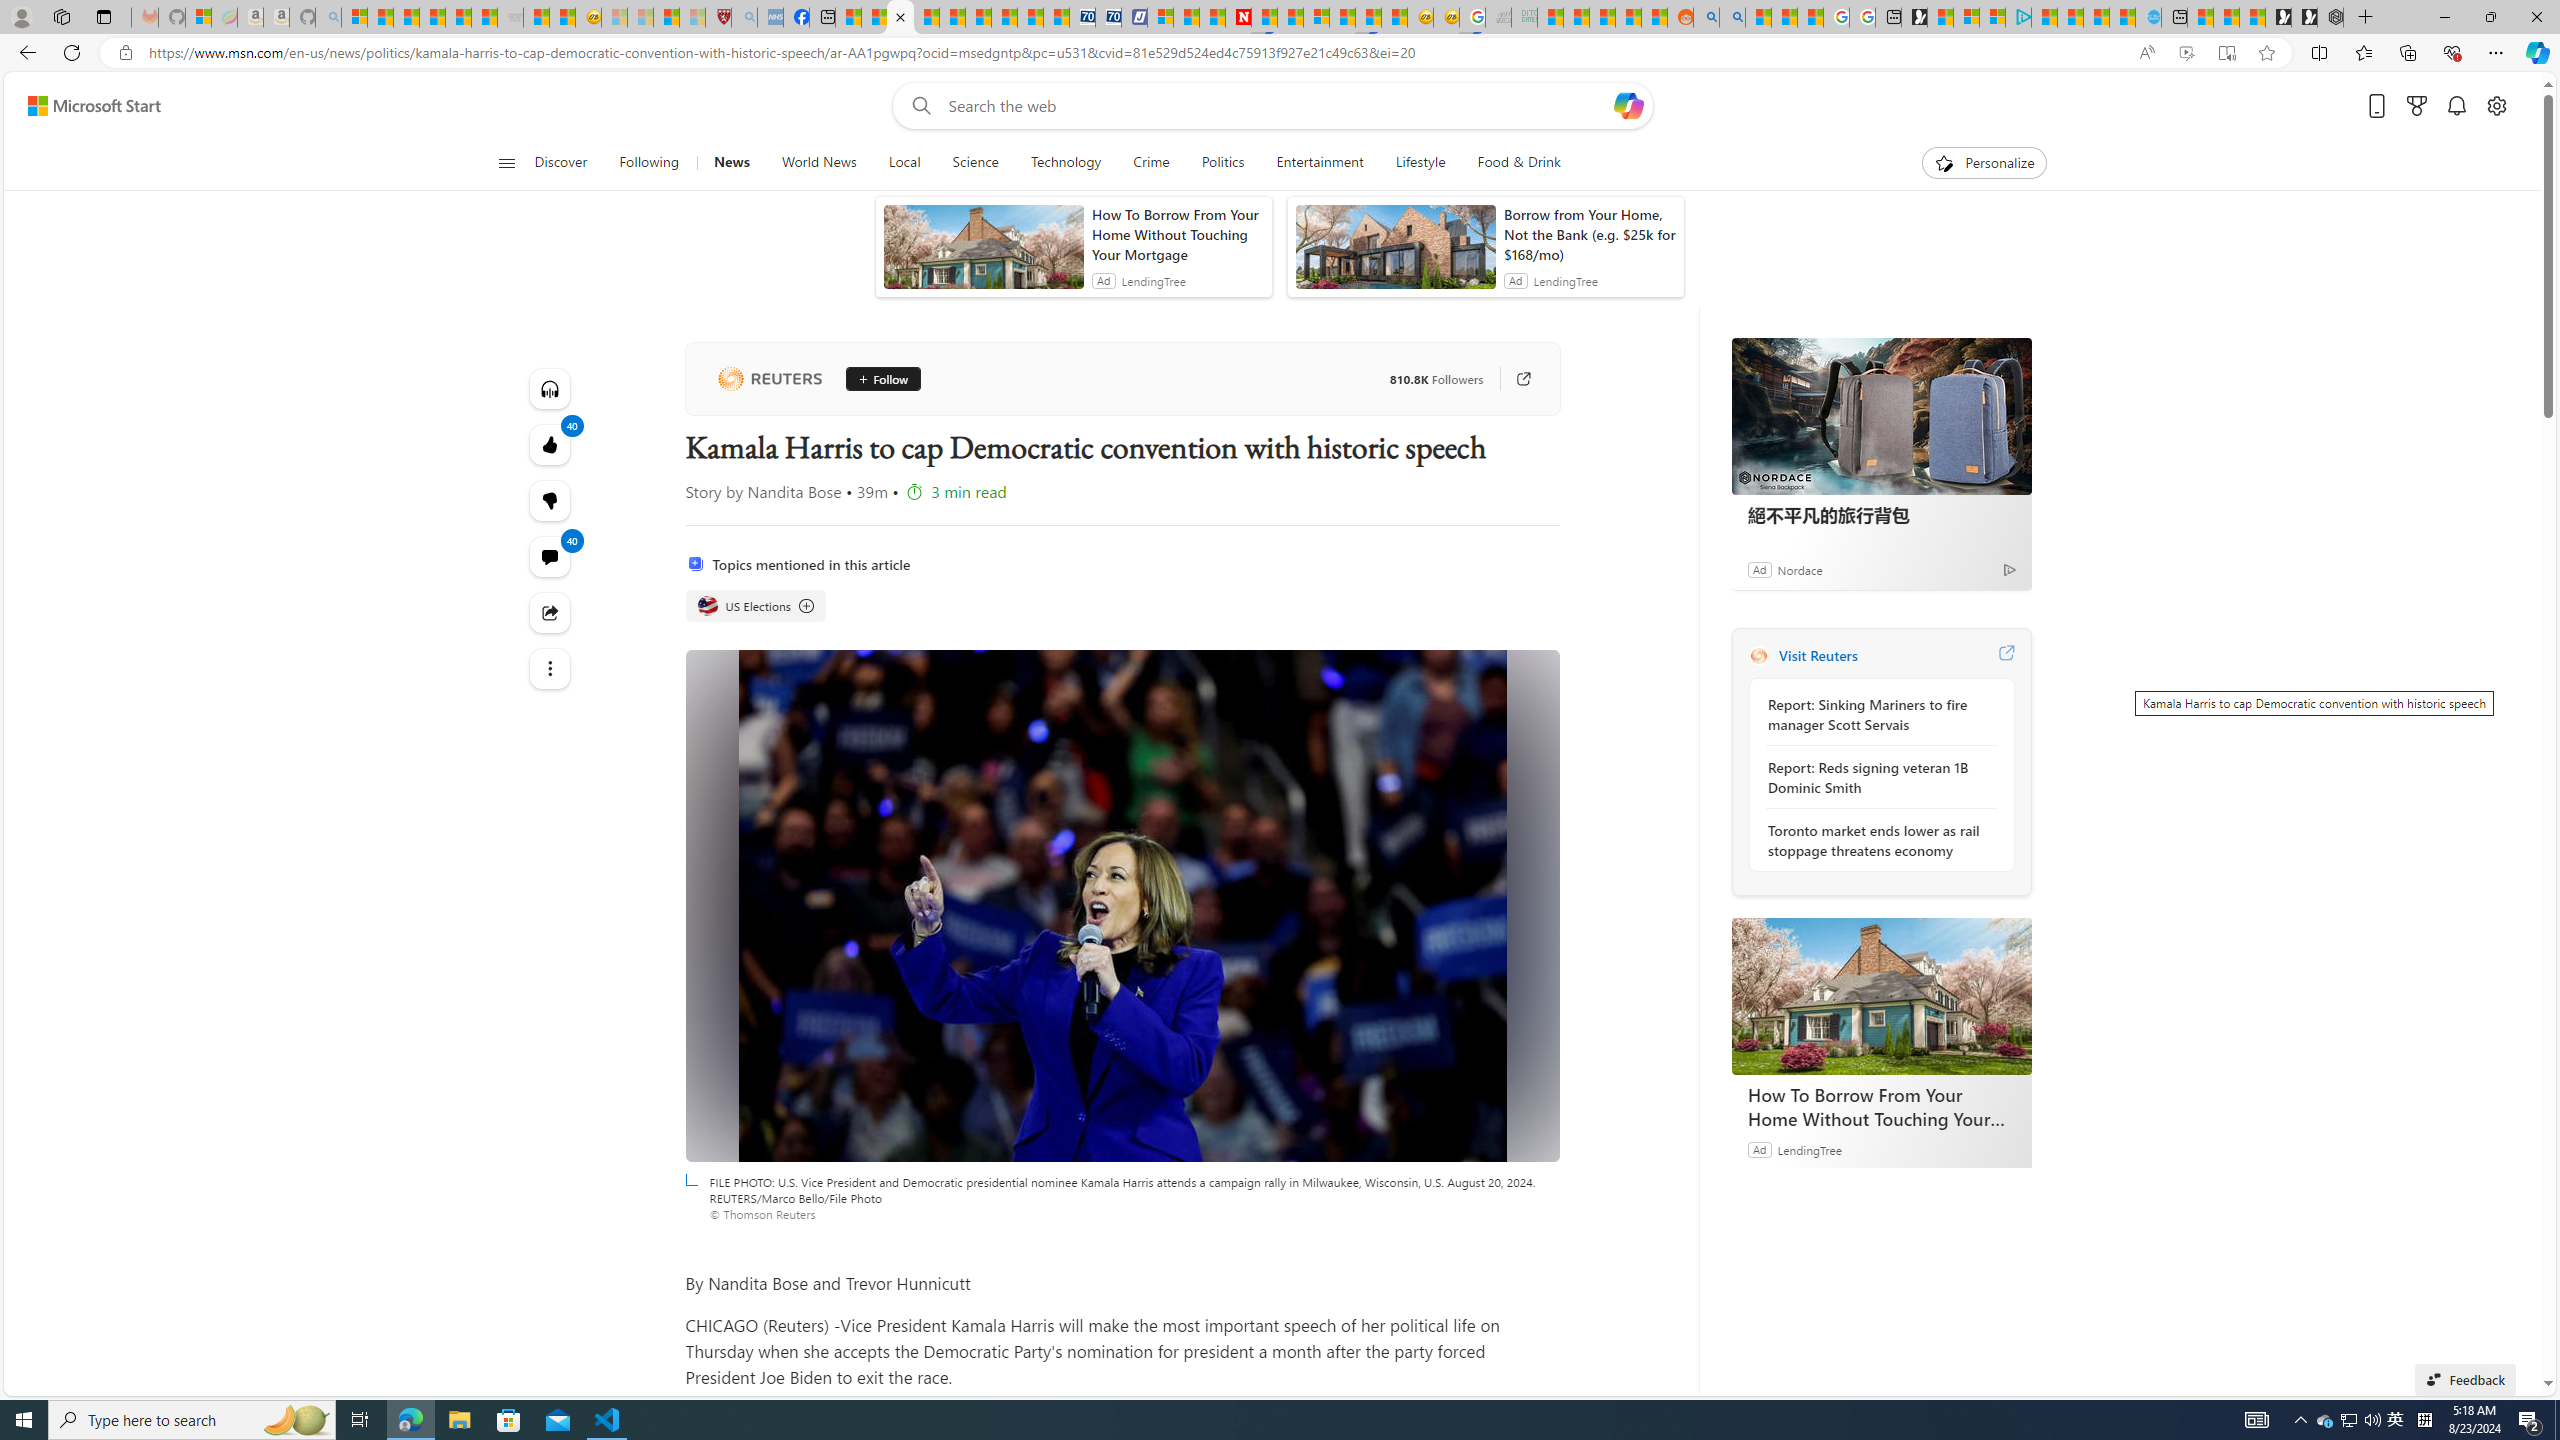  I want to click on 'World News', so click(819, 162).